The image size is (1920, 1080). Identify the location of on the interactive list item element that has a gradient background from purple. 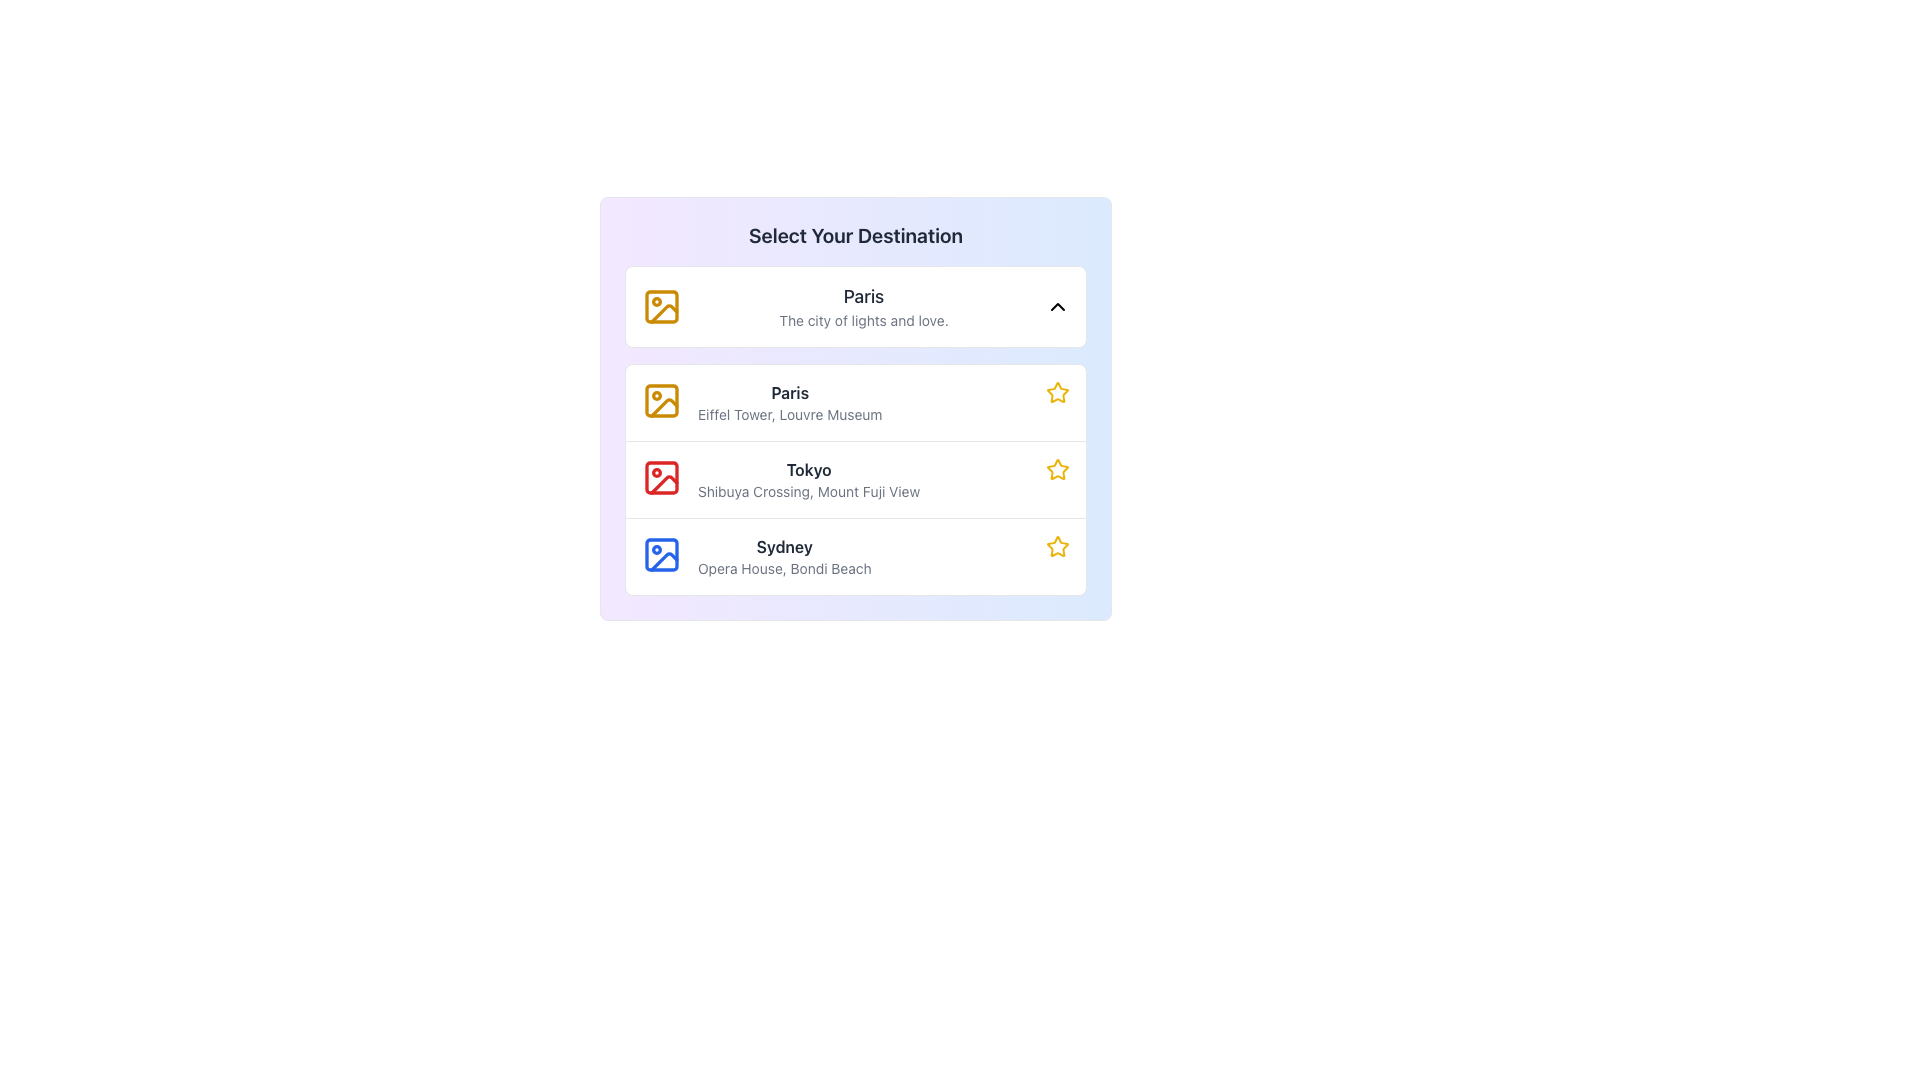
(855, 407).